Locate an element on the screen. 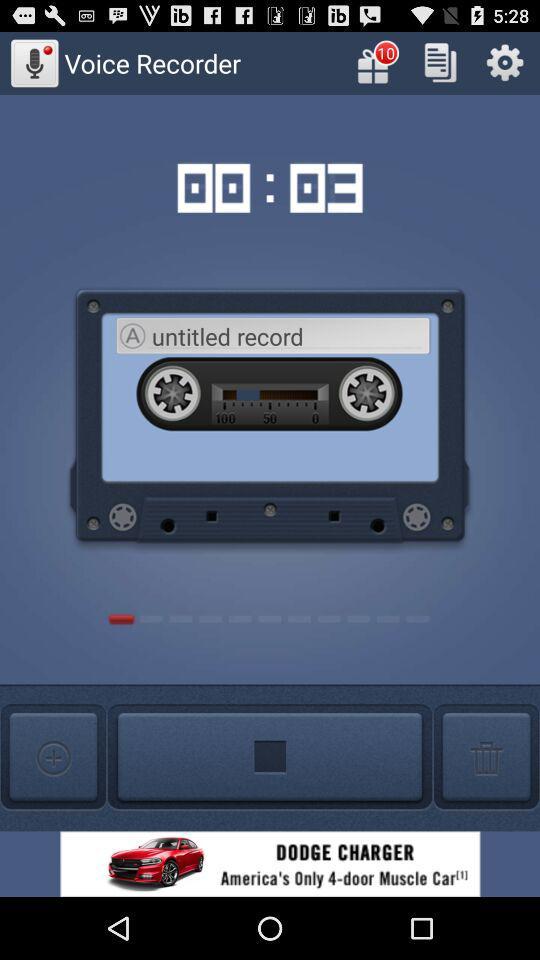 The image size is (540, 960). the add icon is located at coordinates (53, 810).